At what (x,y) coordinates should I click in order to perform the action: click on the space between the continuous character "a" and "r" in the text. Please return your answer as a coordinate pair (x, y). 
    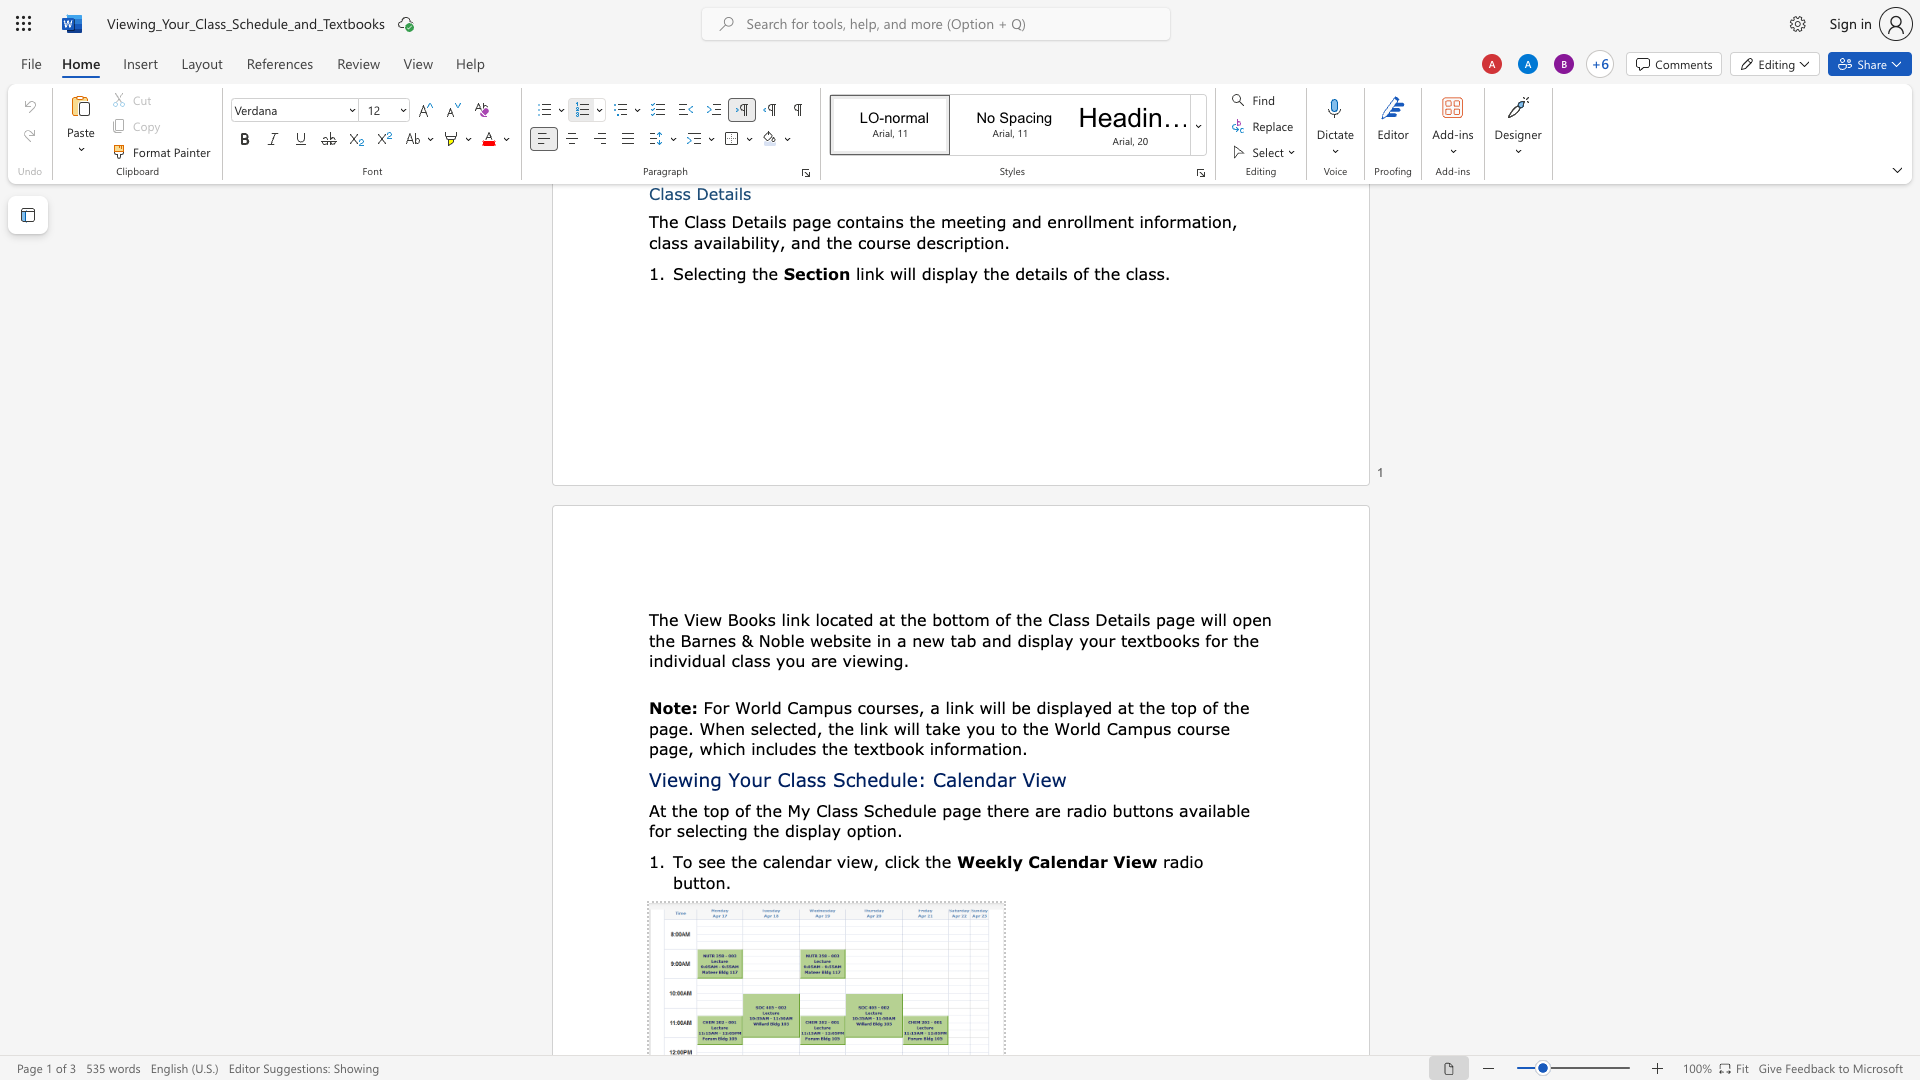
    Looking at the image, I should click on (823, 860).